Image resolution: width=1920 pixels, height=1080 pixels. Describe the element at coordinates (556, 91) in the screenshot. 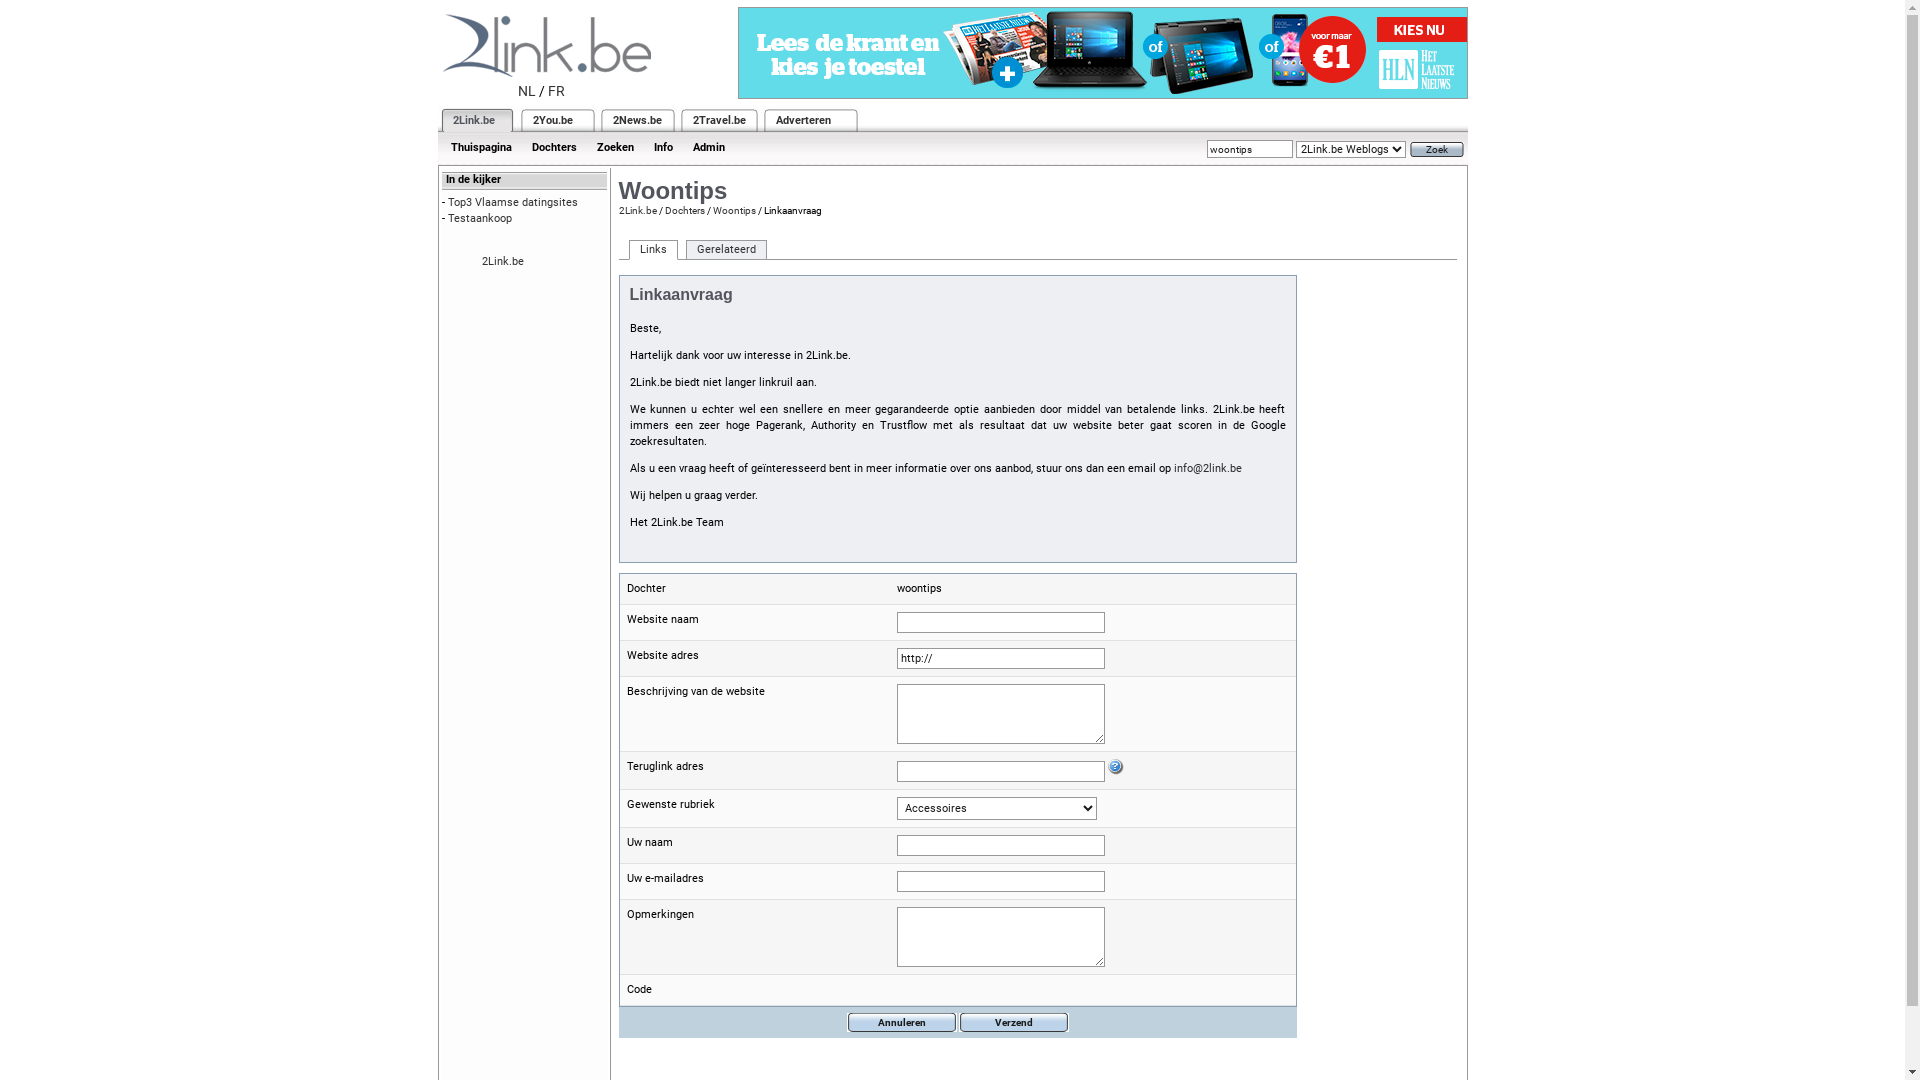

I see `'FR'` at that location.